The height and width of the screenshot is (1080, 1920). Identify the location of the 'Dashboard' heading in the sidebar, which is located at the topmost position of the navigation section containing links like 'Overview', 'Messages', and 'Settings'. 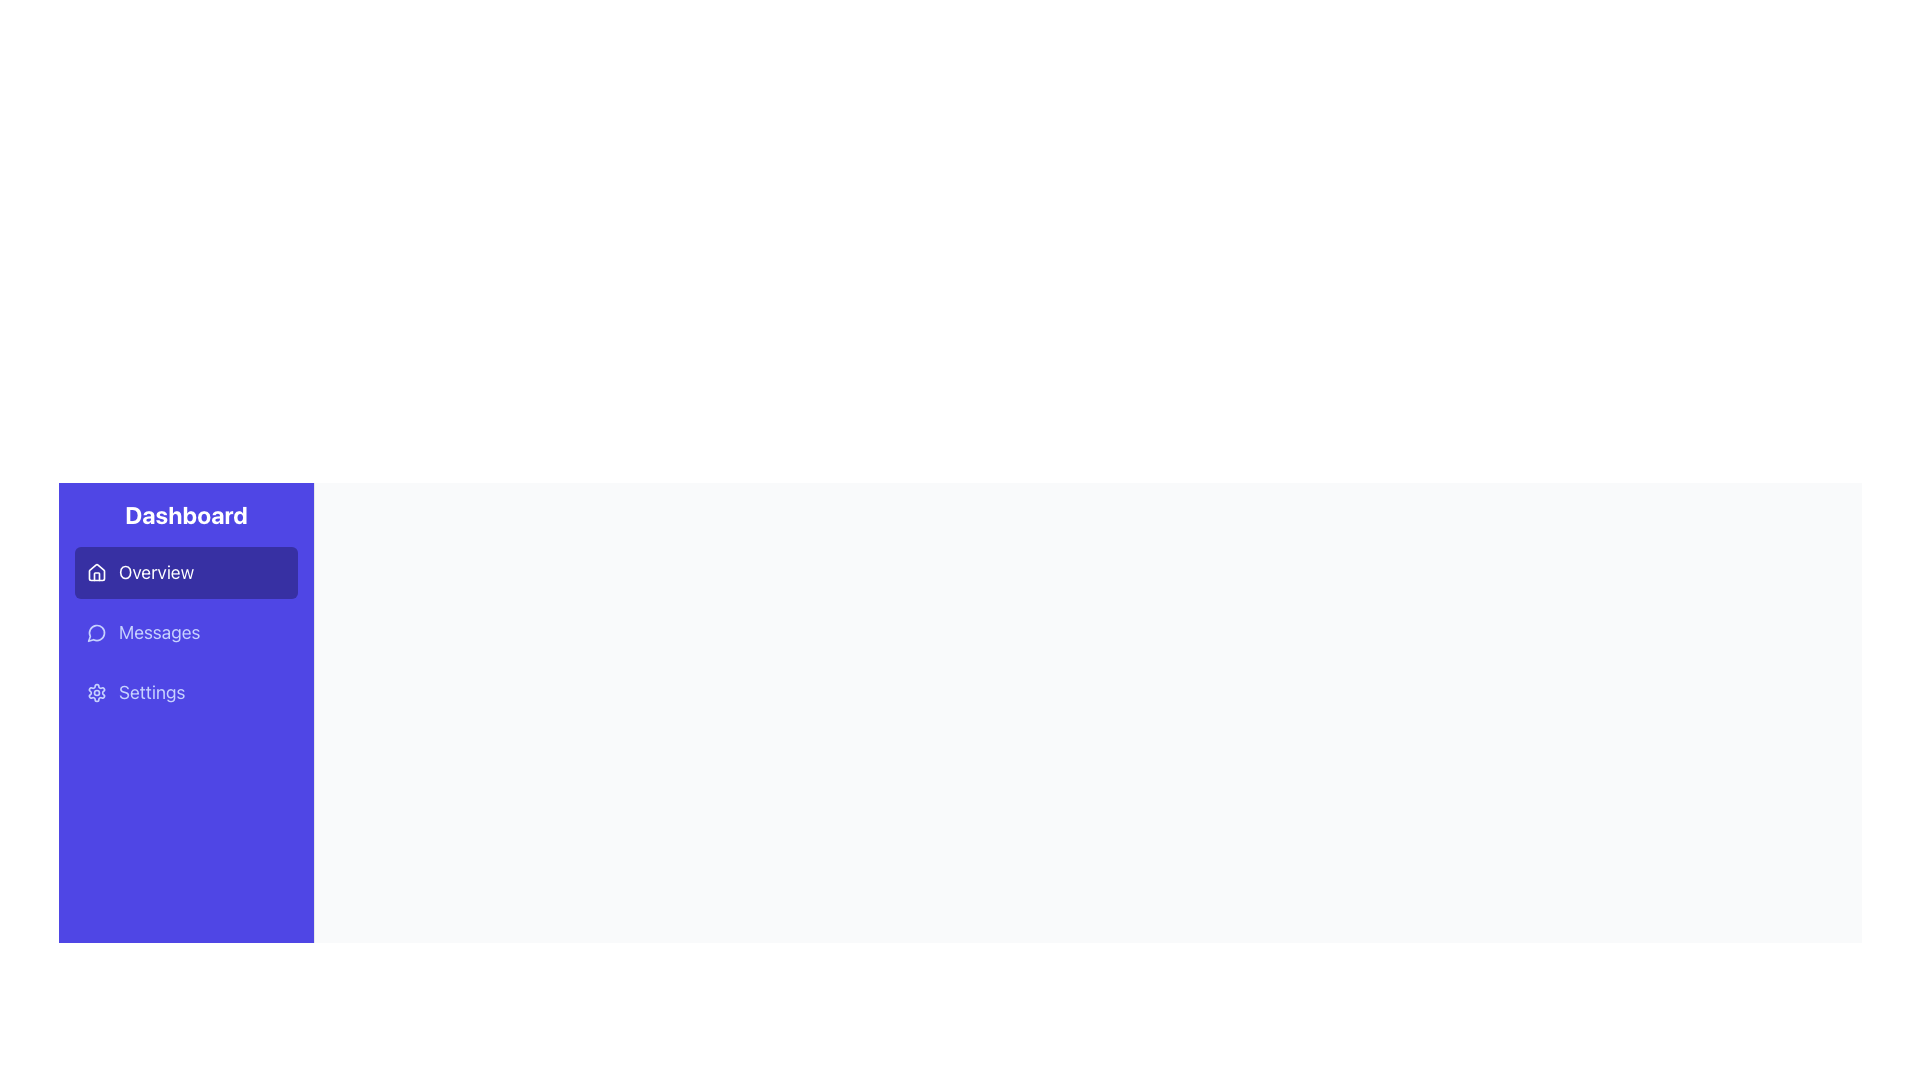
(186, 514).